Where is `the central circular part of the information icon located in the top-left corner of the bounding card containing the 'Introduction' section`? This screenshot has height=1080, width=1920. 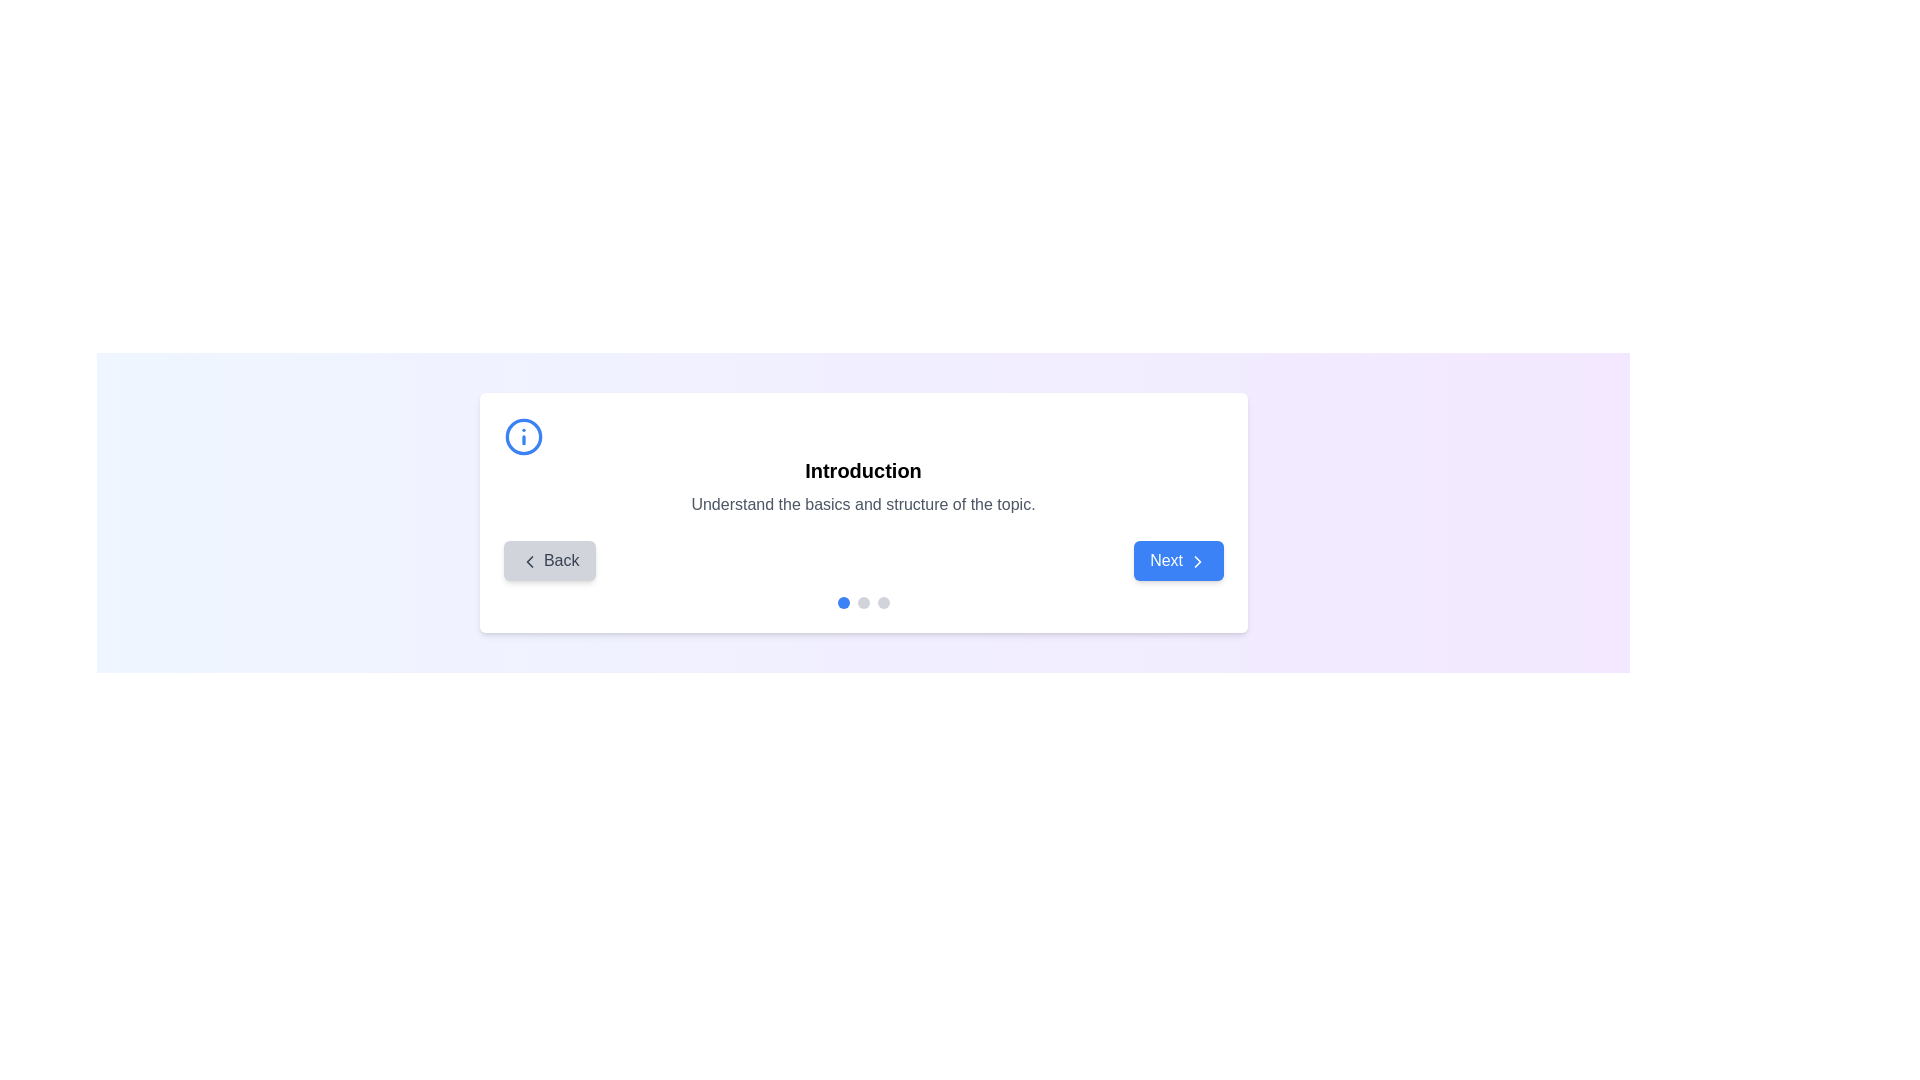 the central circular part of the information icon located in the top-left corner of the bounding card containing the 'Introduction' section is located at coordinates (523, 435).